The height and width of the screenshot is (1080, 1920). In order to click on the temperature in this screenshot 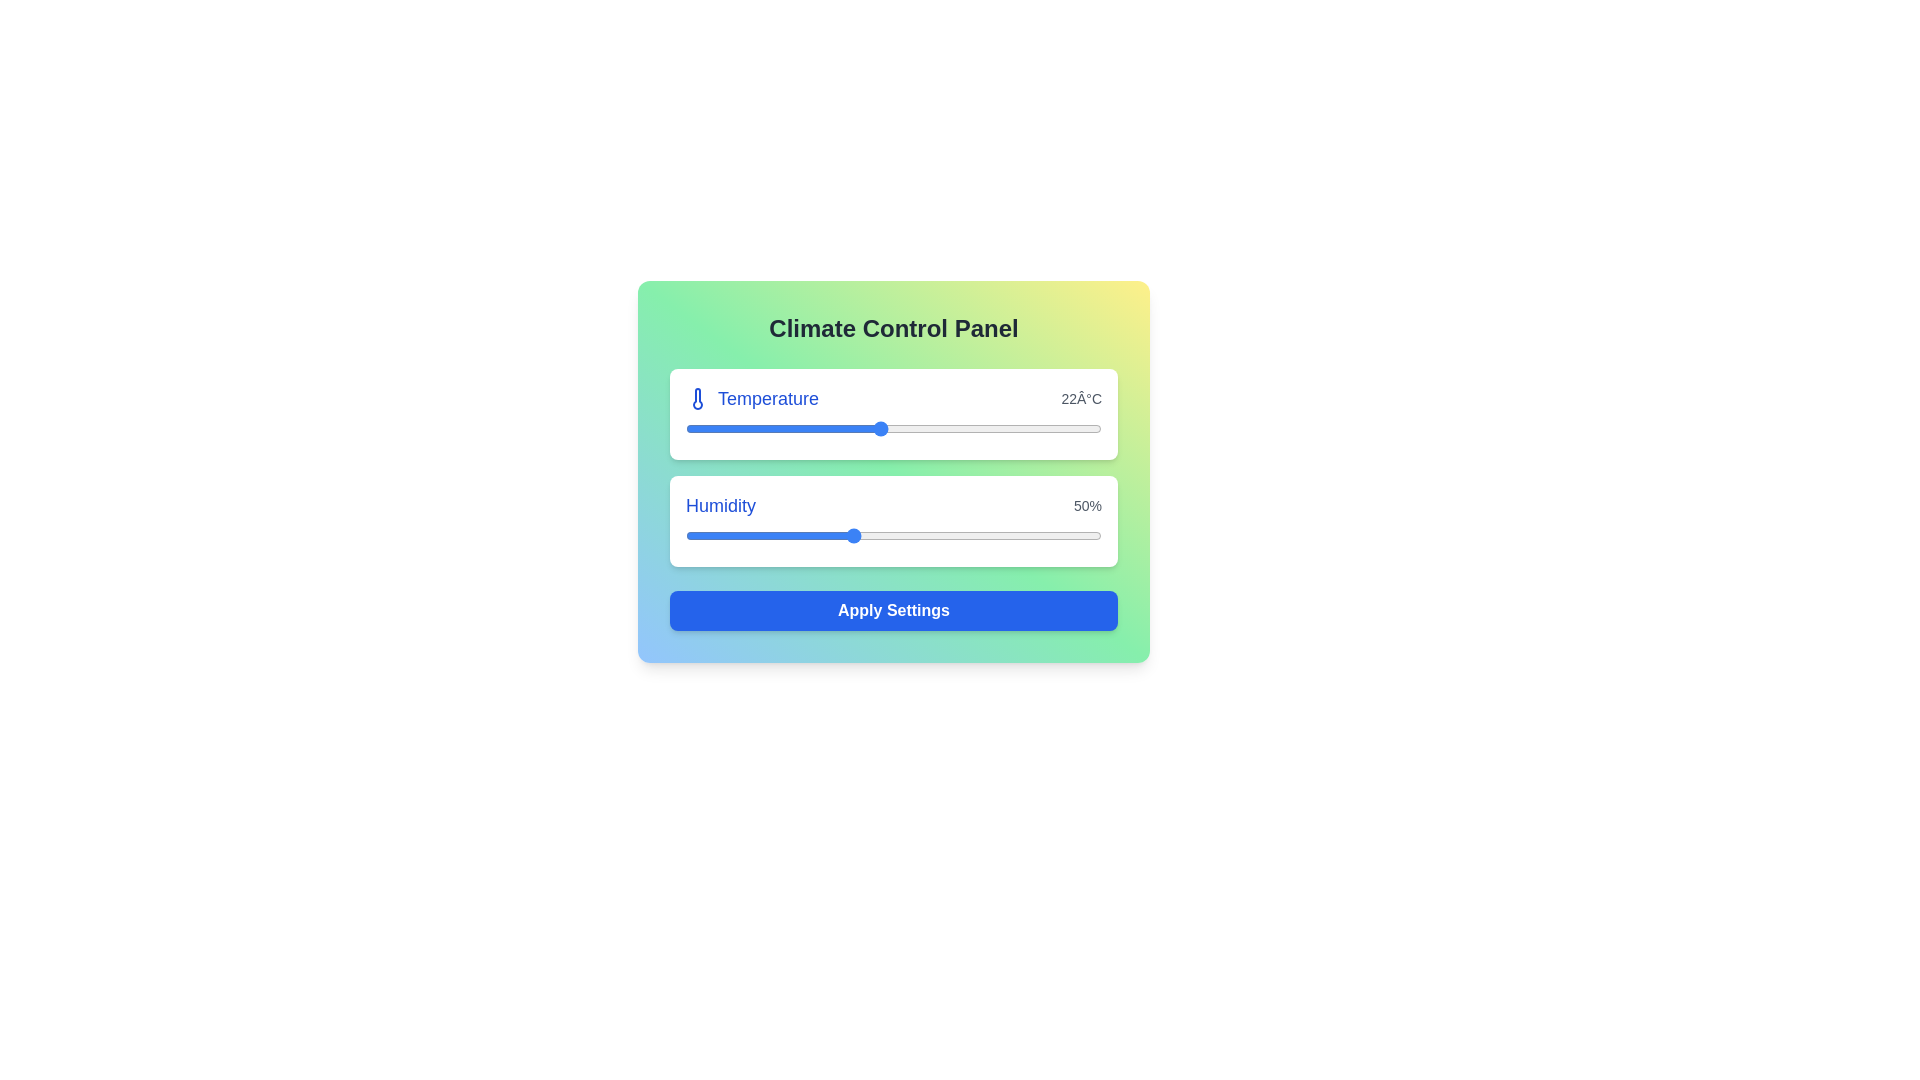, I will do `click(795, 427)`.